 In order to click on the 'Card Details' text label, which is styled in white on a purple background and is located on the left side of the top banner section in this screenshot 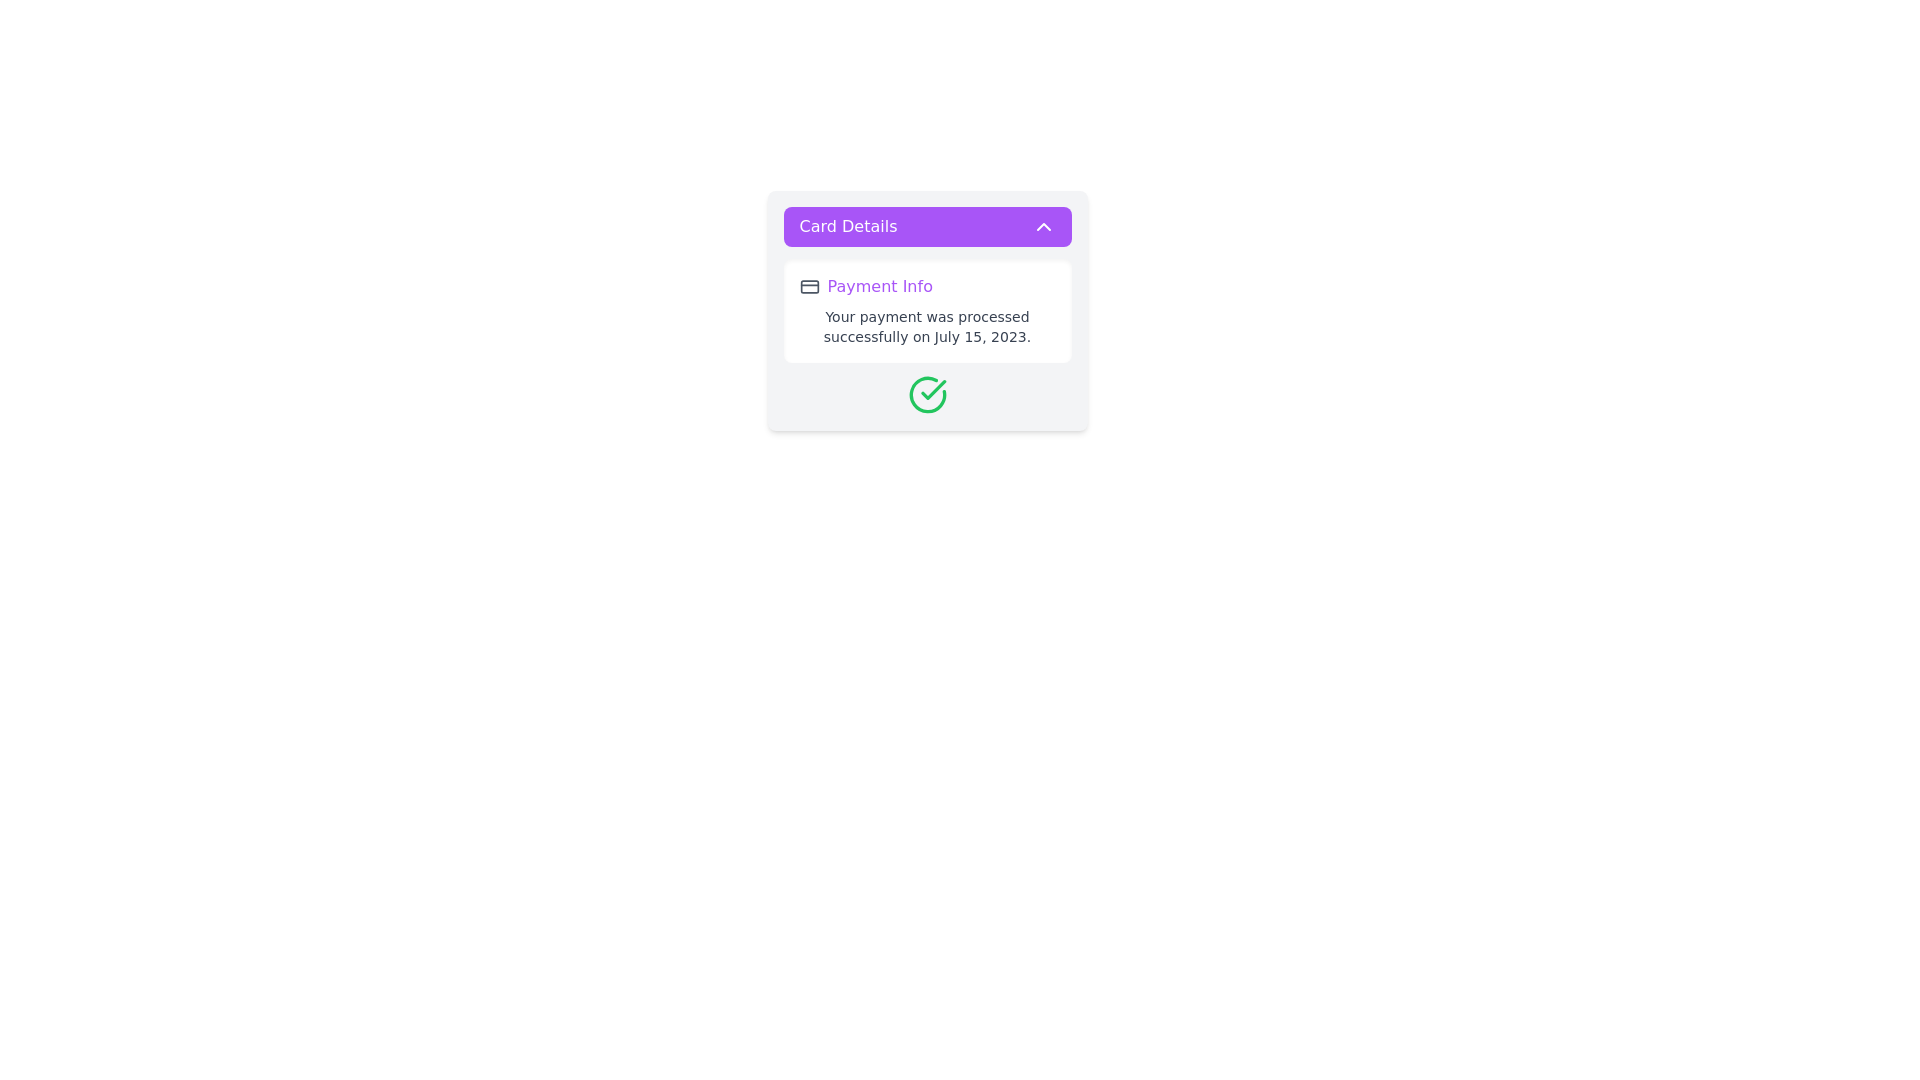, I will do `click(848, 226)`.